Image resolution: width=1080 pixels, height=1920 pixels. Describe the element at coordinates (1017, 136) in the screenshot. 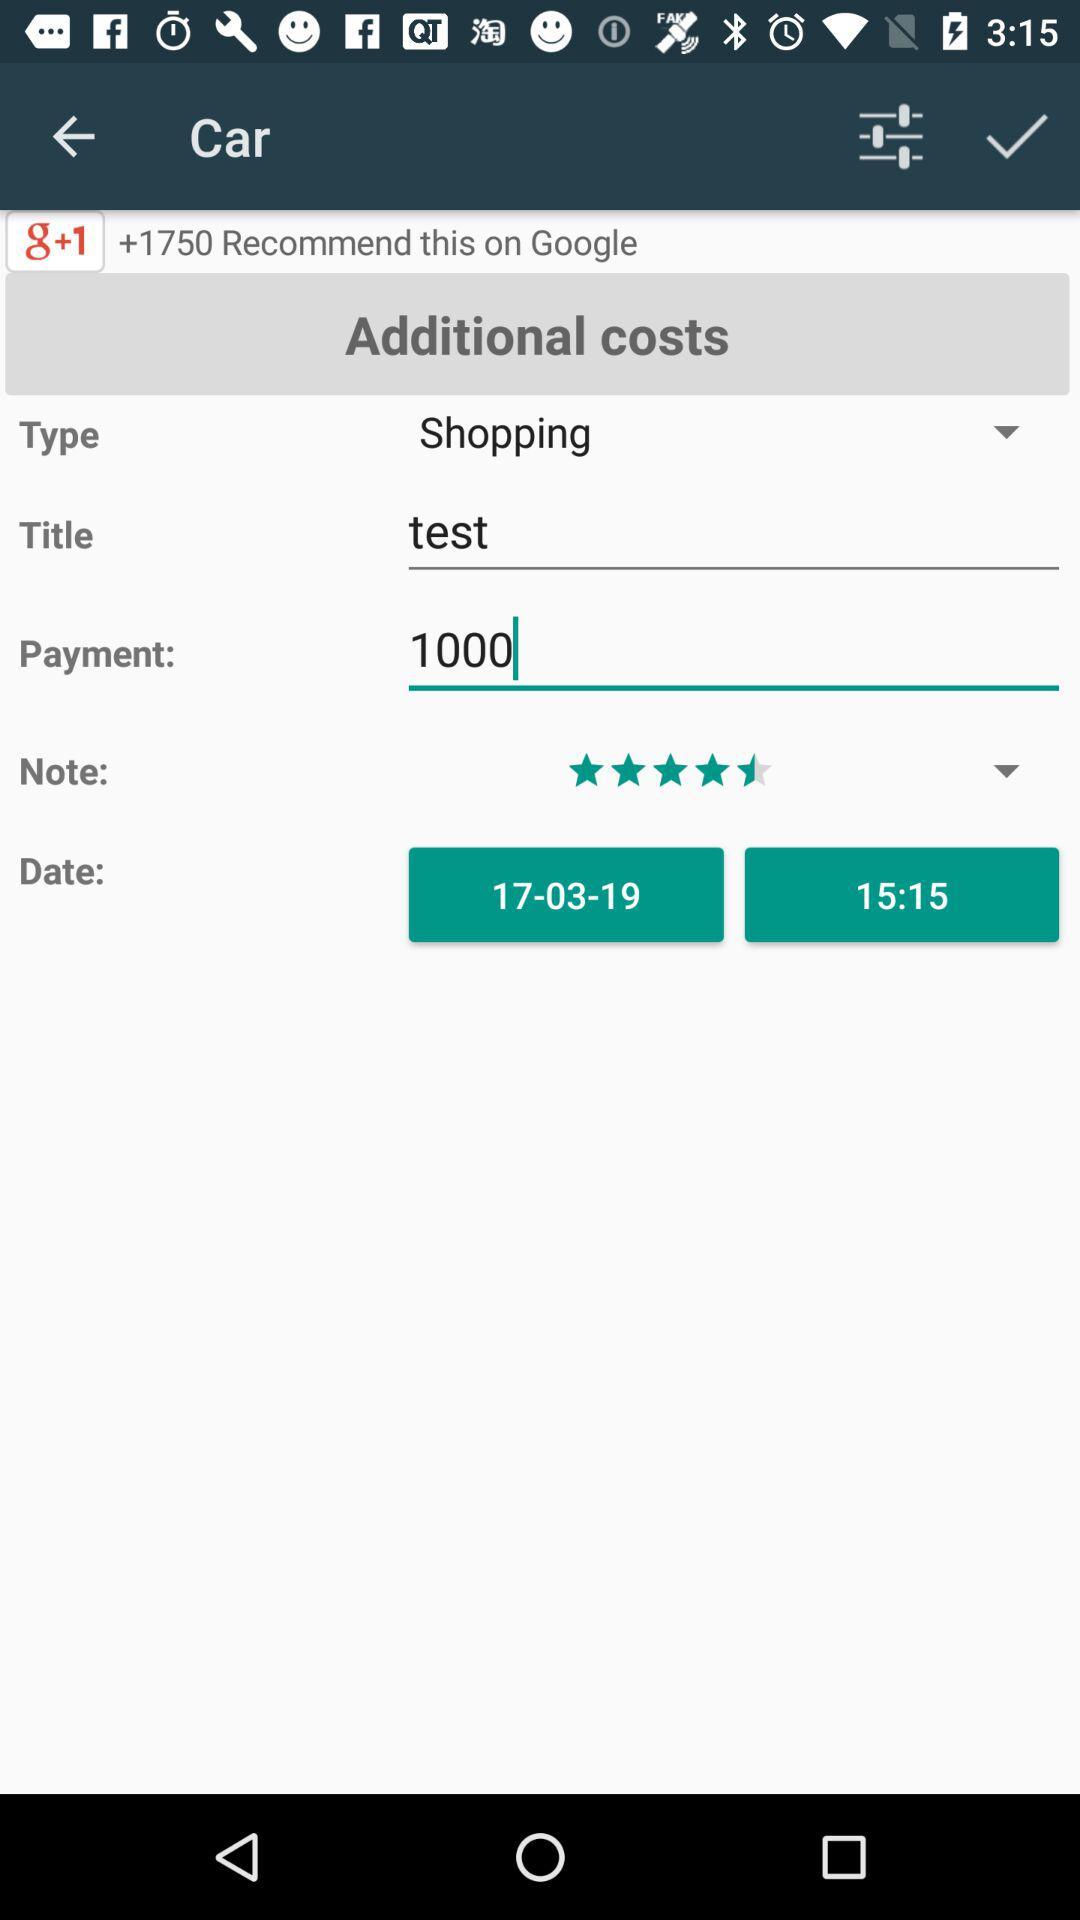

I see `the tick option on the top right corner` at that location.